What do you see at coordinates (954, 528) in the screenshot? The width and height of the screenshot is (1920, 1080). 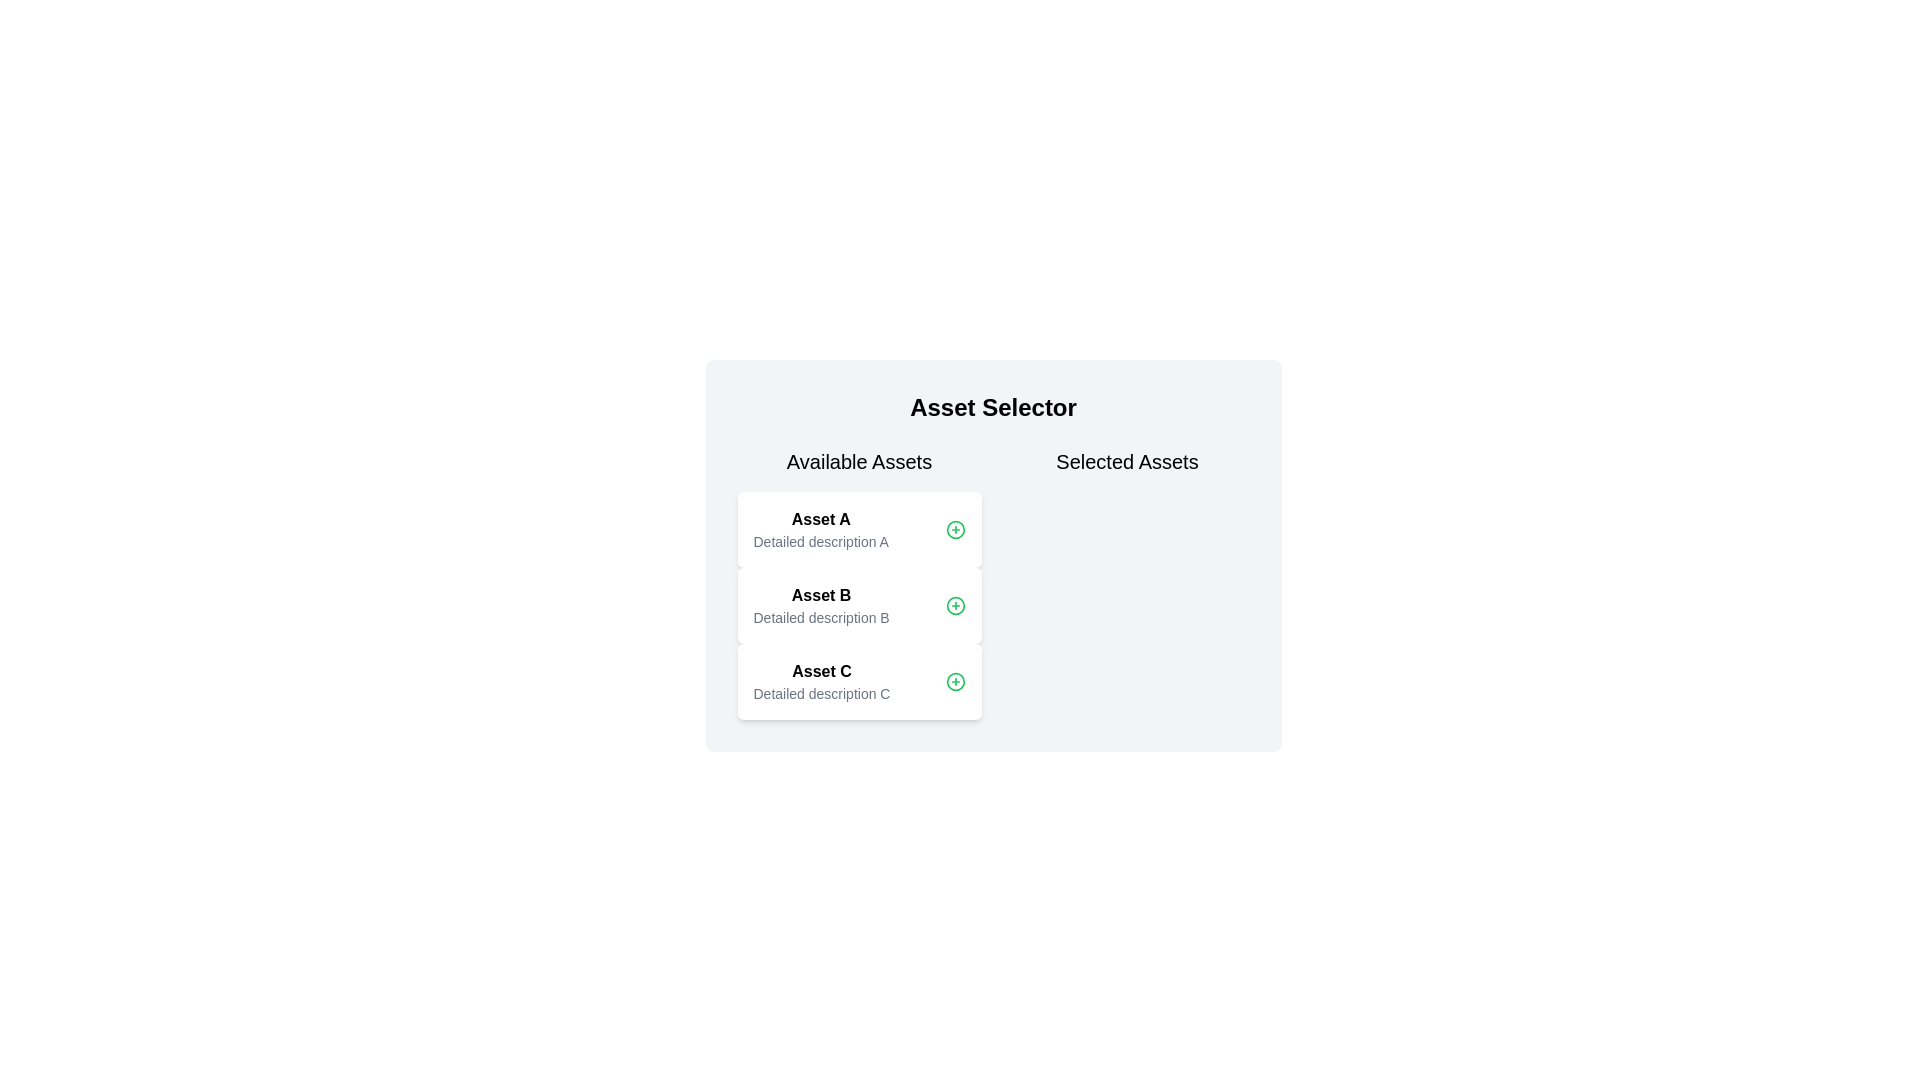 I see `the green circular button with a plus symbol, which is associated with 'Asset B'` at bounding box center [954, 528].